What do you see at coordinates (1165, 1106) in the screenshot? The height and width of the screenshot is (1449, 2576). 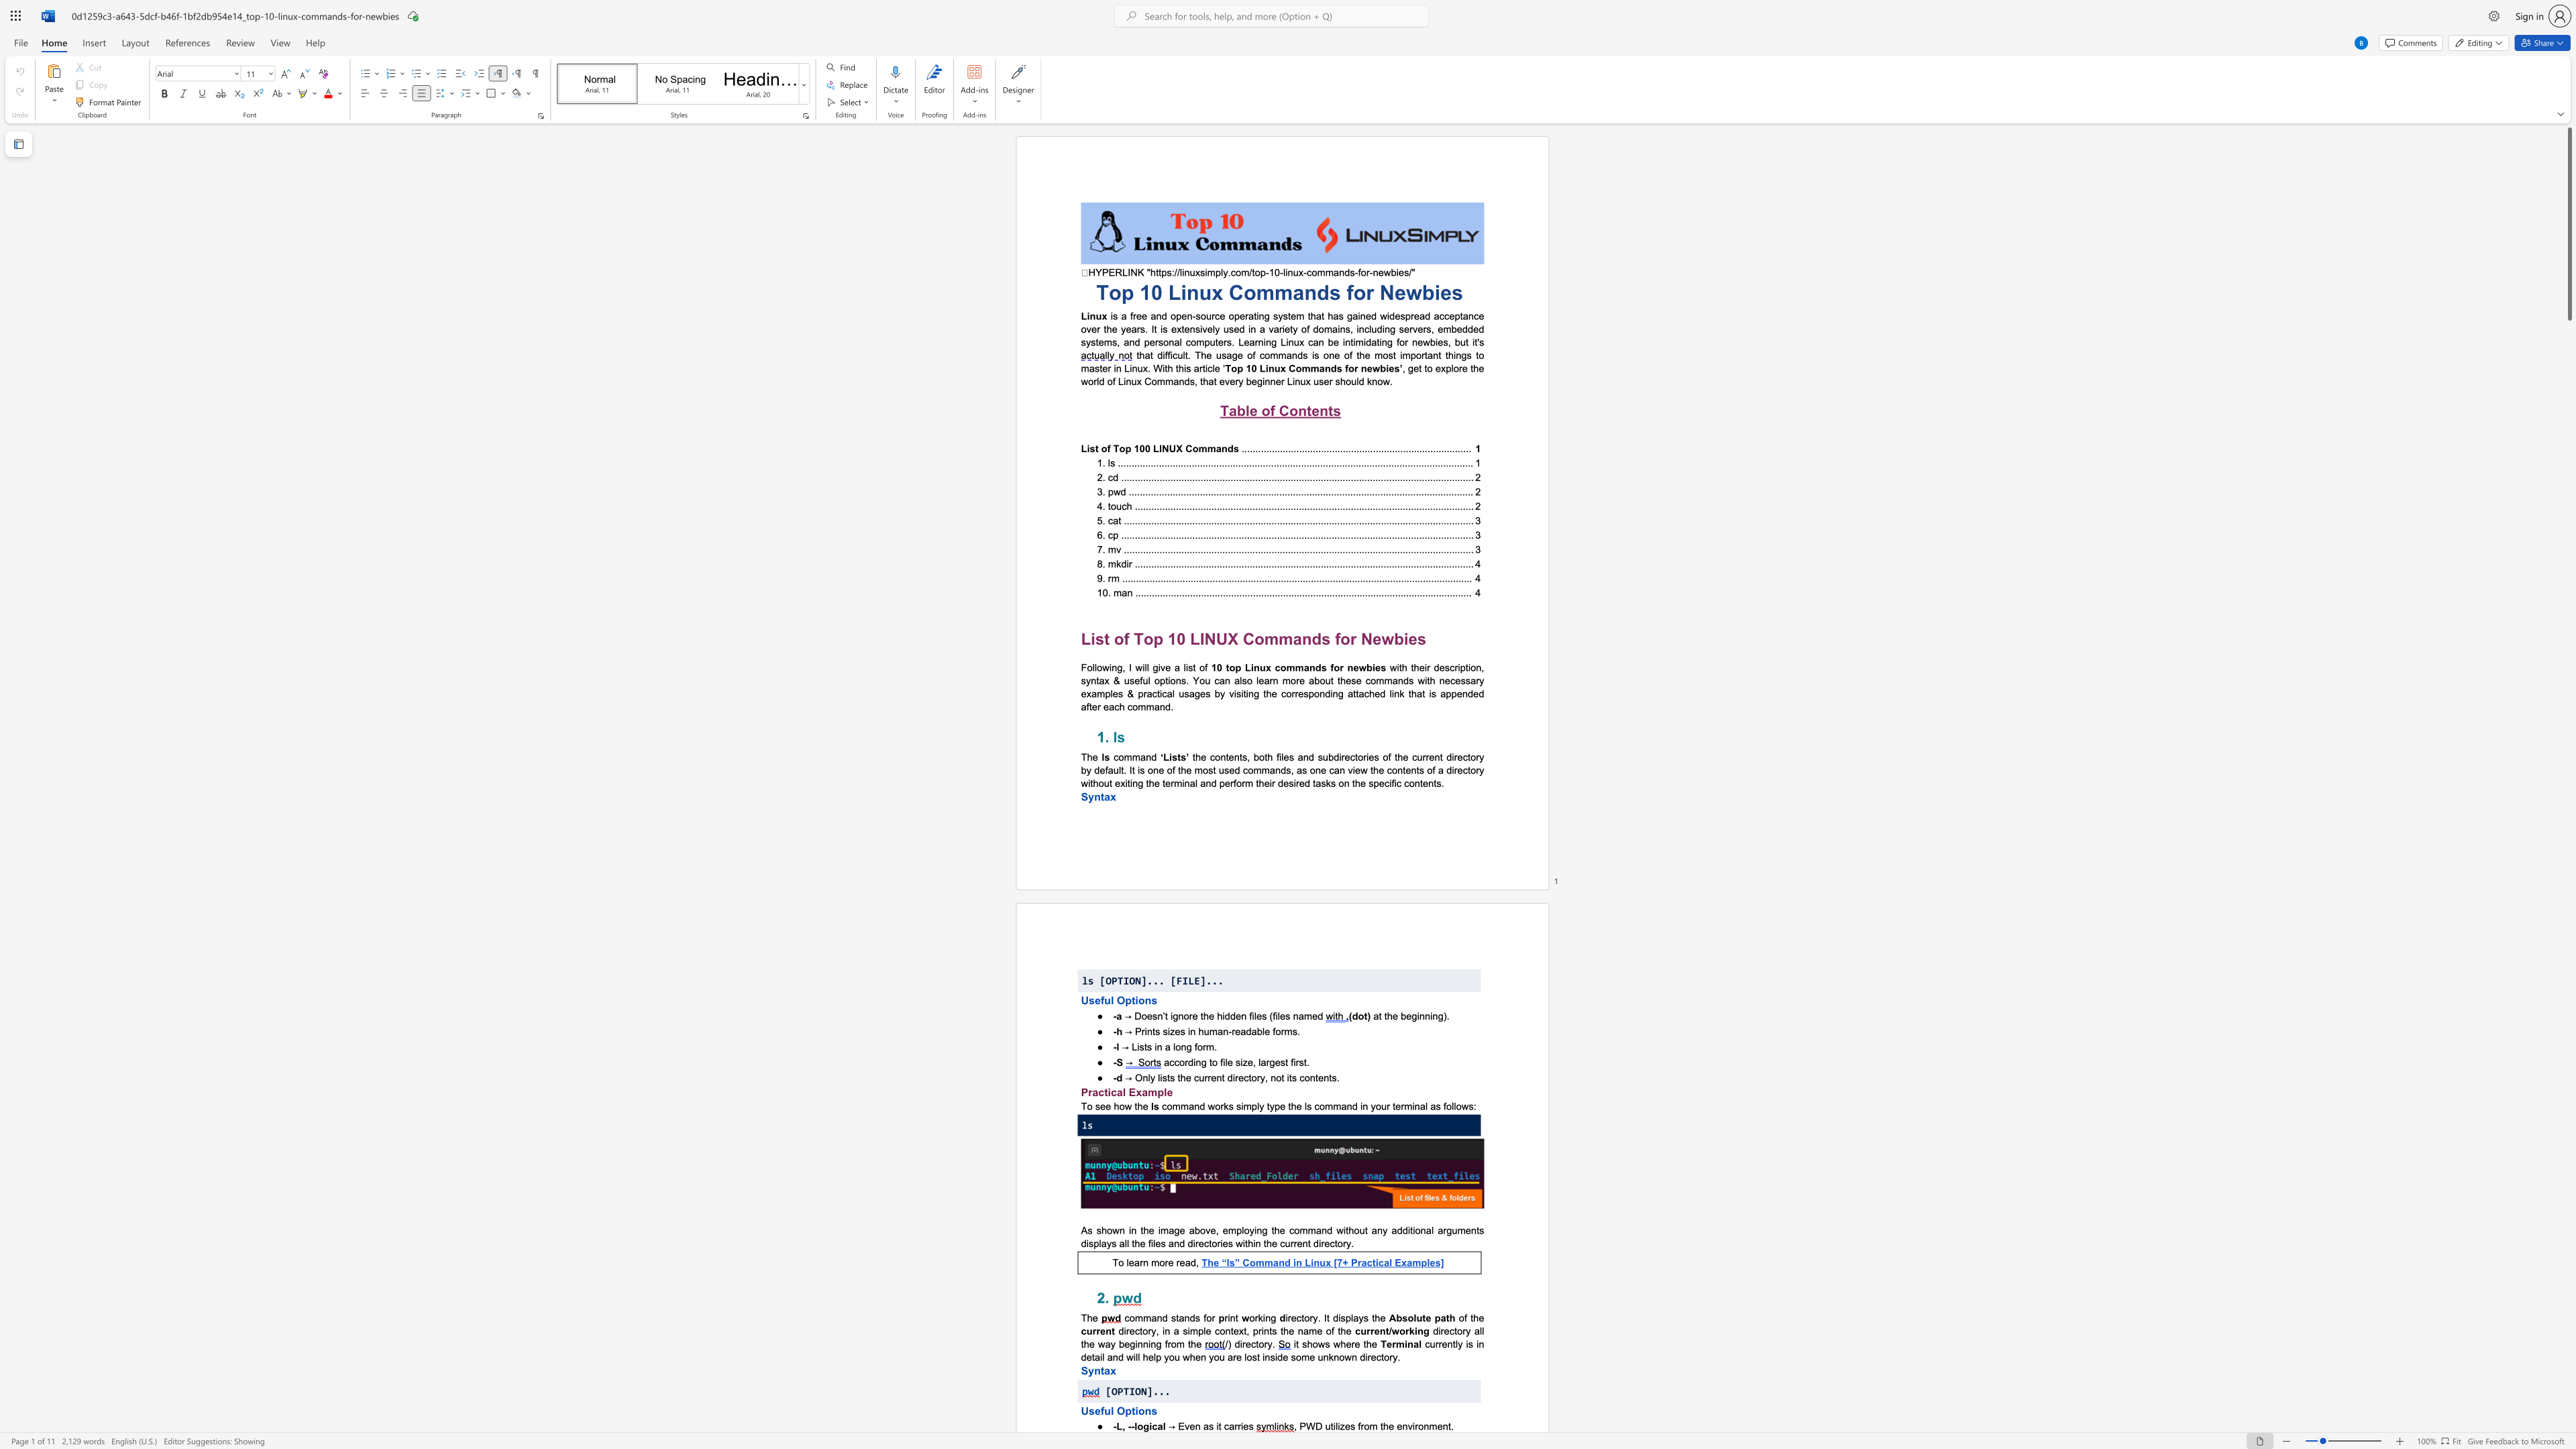 I see `the subset text "ommand works simply type t" within the text "command works simply type the ls command in your terminal as follows:"` at bounding box center [1165, 1106].